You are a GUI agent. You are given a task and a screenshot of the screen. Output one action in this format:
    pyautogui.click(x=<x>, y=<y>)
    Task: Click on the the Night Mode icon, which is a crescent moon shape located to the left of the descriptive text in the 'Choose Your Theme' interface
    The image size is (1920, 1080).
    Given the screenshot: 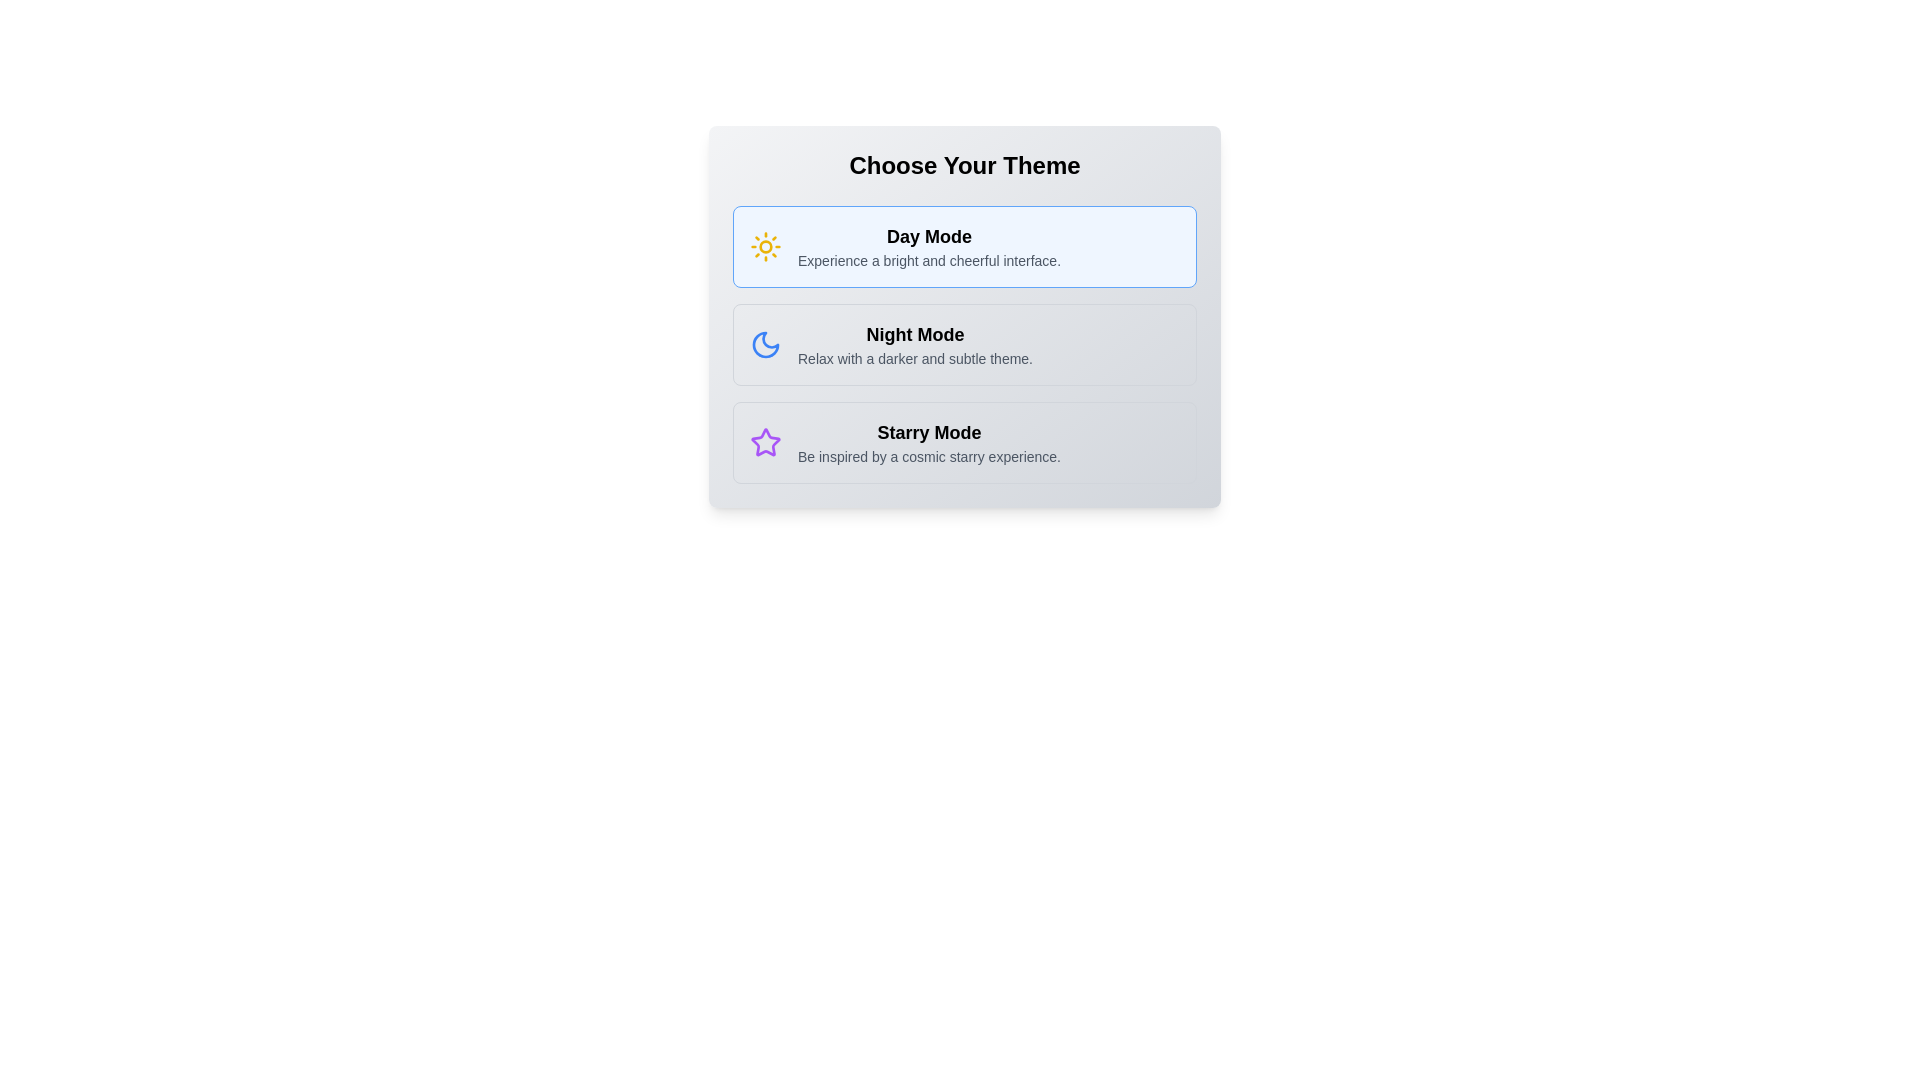 What is the action you would take?
    pyautogui.click(x=765, y=343)
    